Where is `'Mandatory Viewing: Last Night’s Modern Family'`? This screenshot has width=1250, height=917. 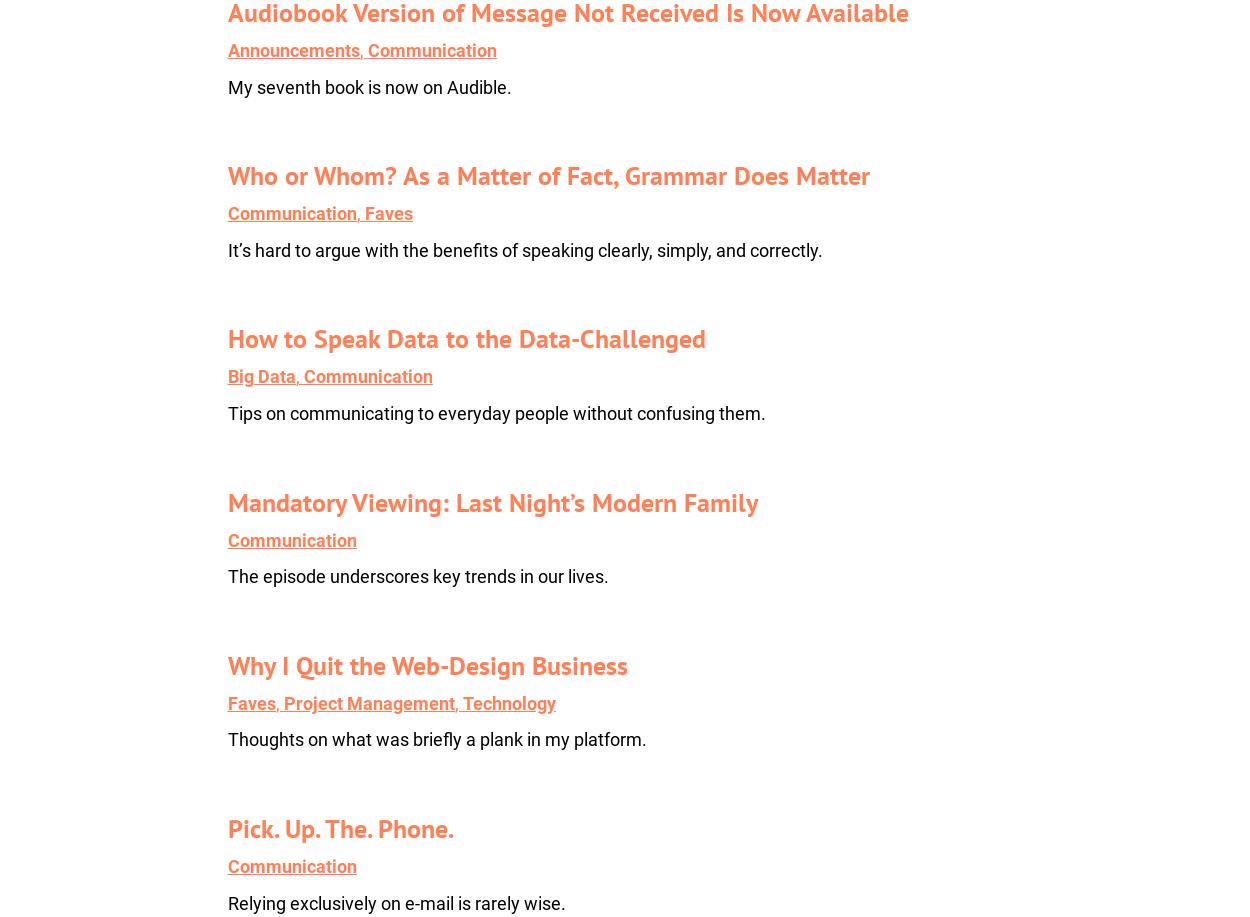 'Mandatory Viewing: Last Night’s Modern Family' is located at coordinates (491, 500).